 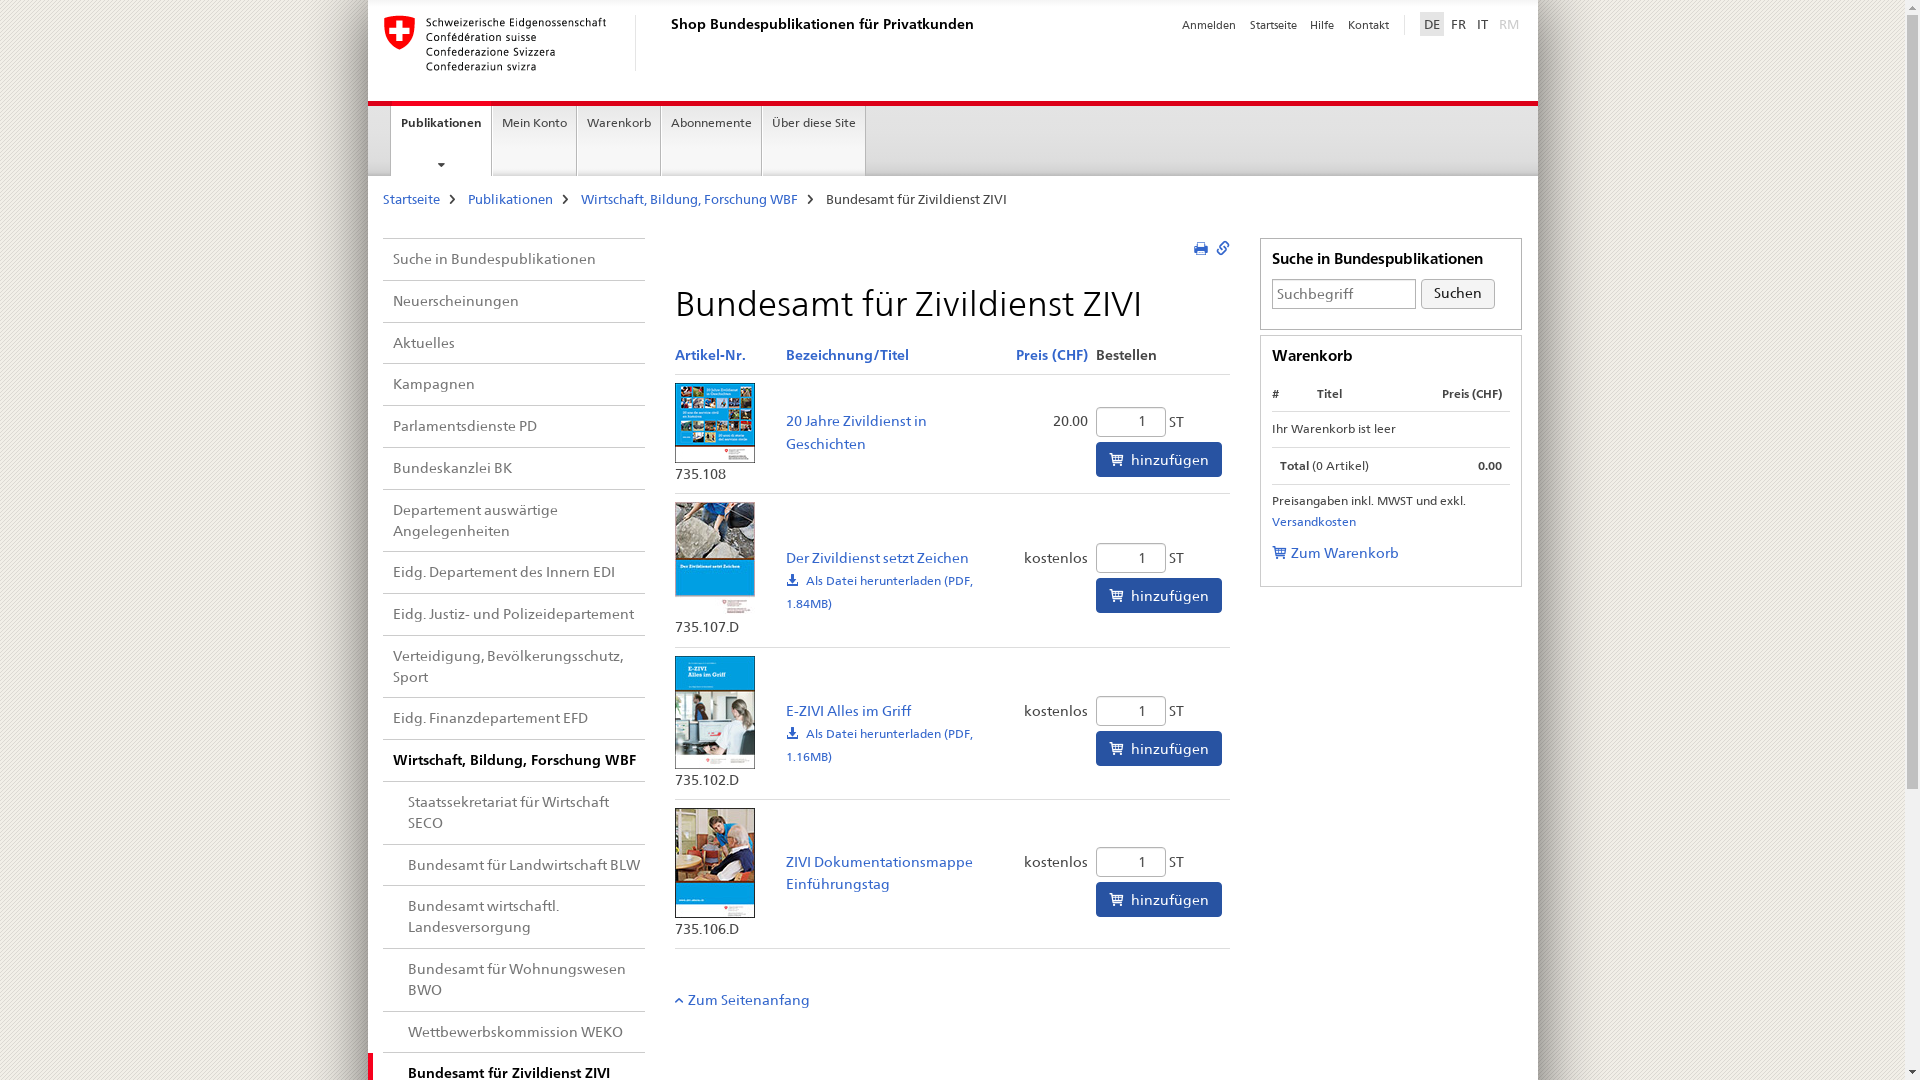 What do you see at coordinates (715, 558) in the screenshot?
I see `'Produktbild: Der Zivildienst setzt Zeichen'` at bounding box center [715, 558].